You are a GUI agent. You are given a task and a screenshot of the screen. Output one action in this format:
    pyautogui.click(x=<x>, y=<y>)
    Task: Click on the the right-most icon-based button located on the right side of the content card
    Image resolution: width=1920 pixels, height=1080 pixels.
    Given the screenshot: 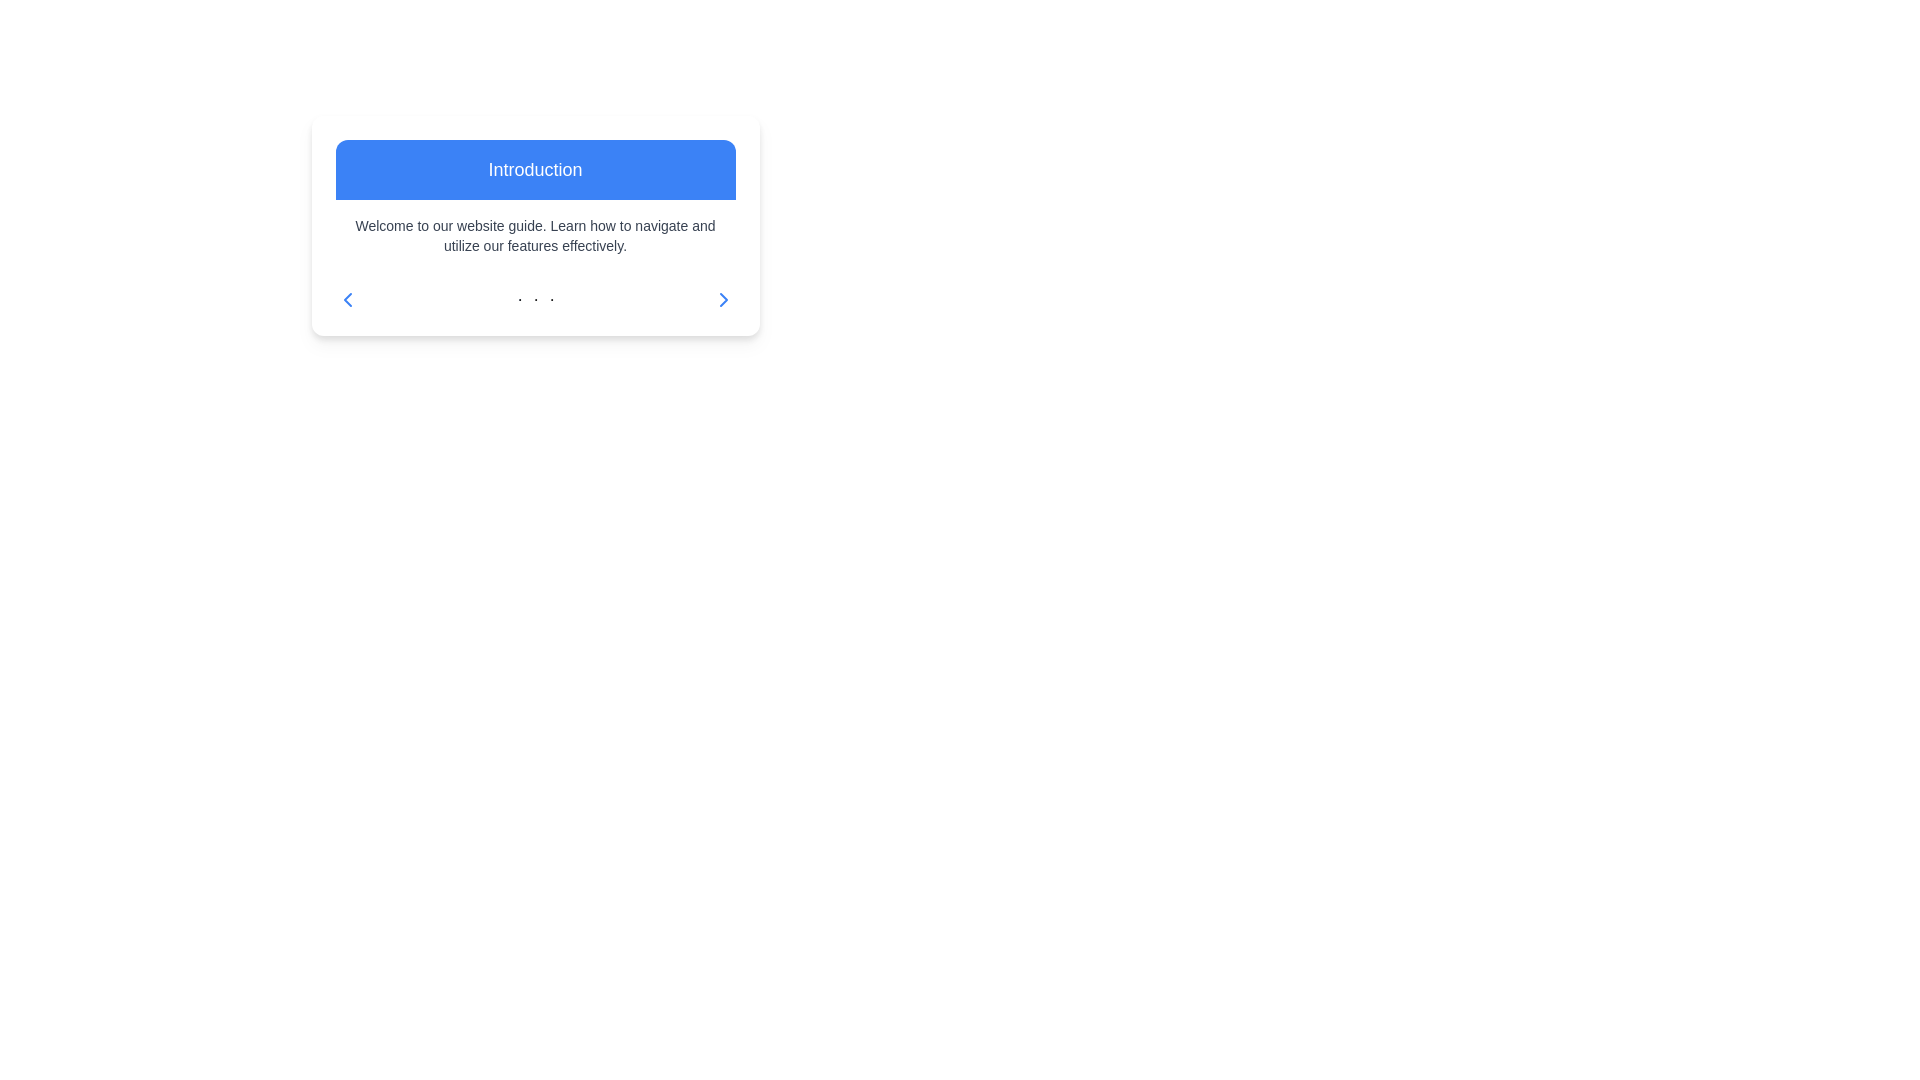 What is the action you would take?
    pyautogui.click(x=722, y=300)
    